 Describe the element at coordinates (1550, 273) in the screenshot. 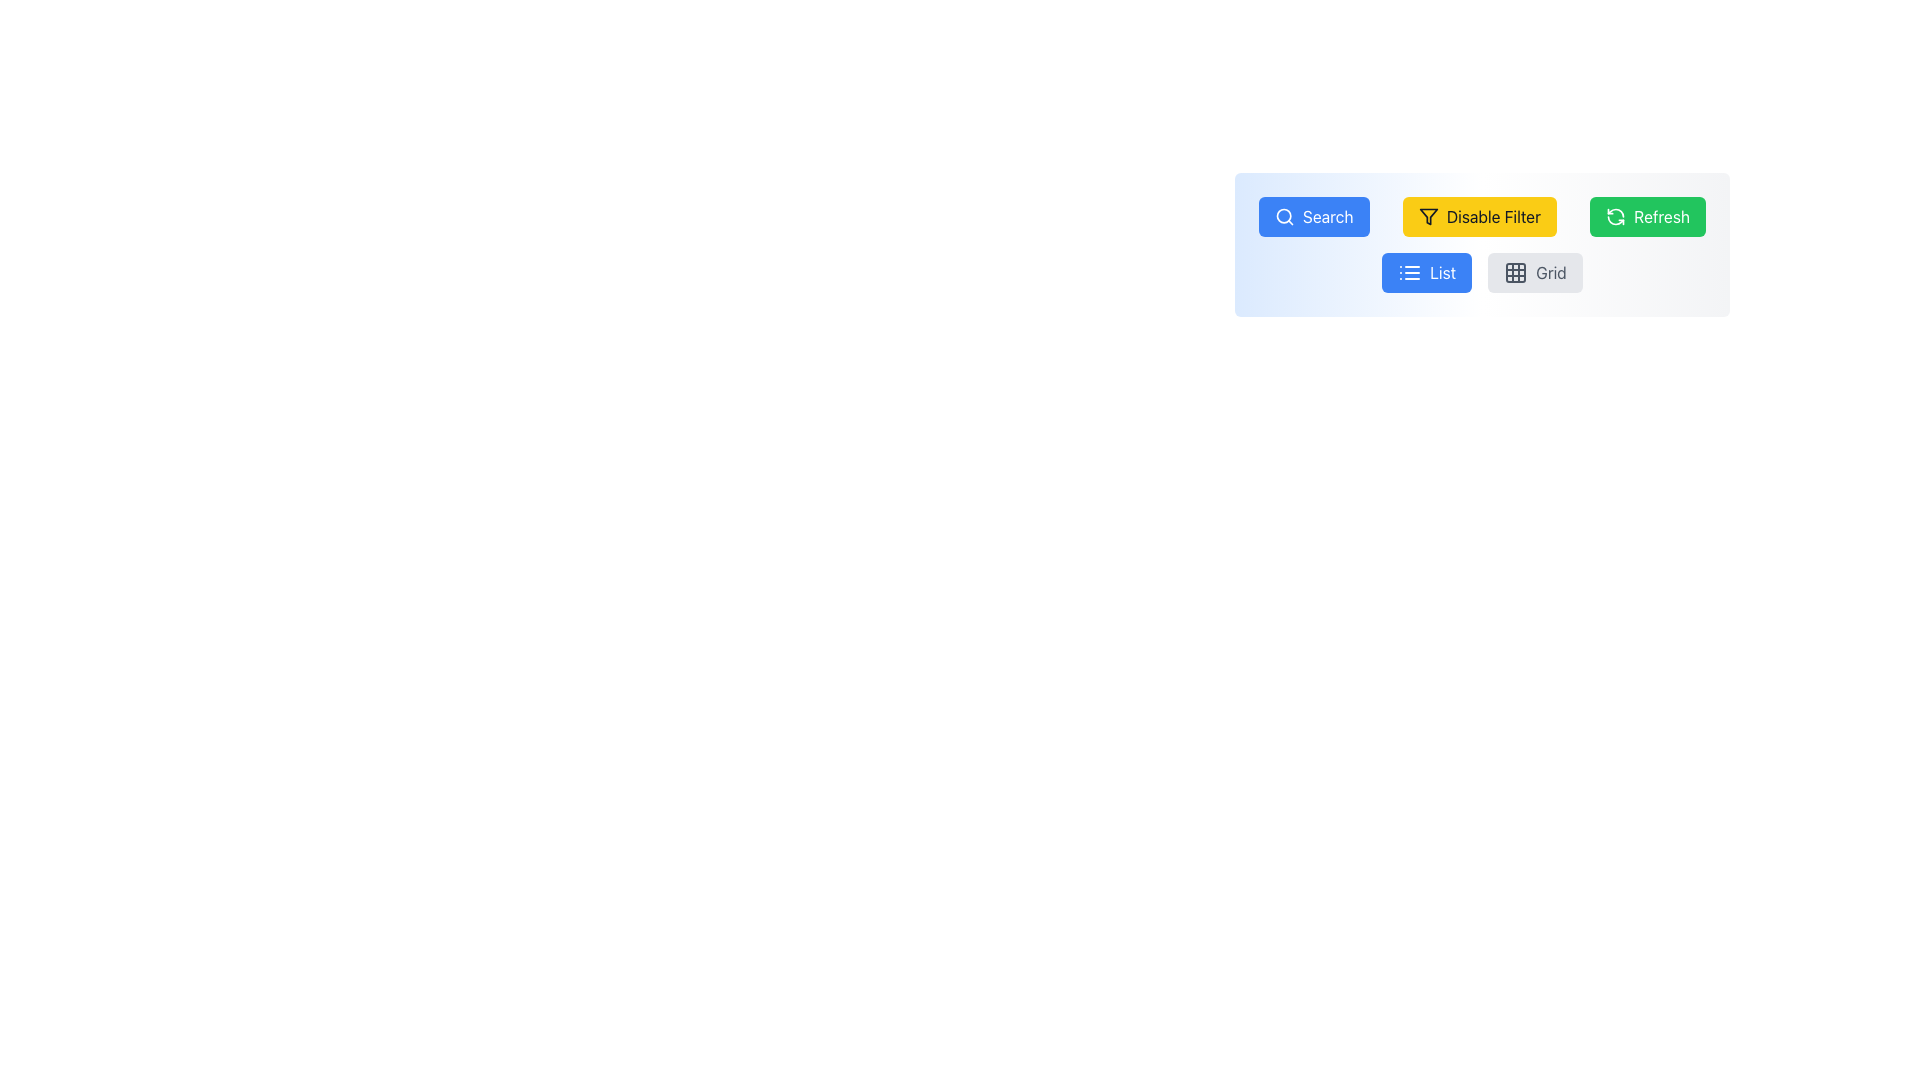

I see `the text label displaying 'Grid', which is positioned immediately to the right of the 'List' button` at that location.